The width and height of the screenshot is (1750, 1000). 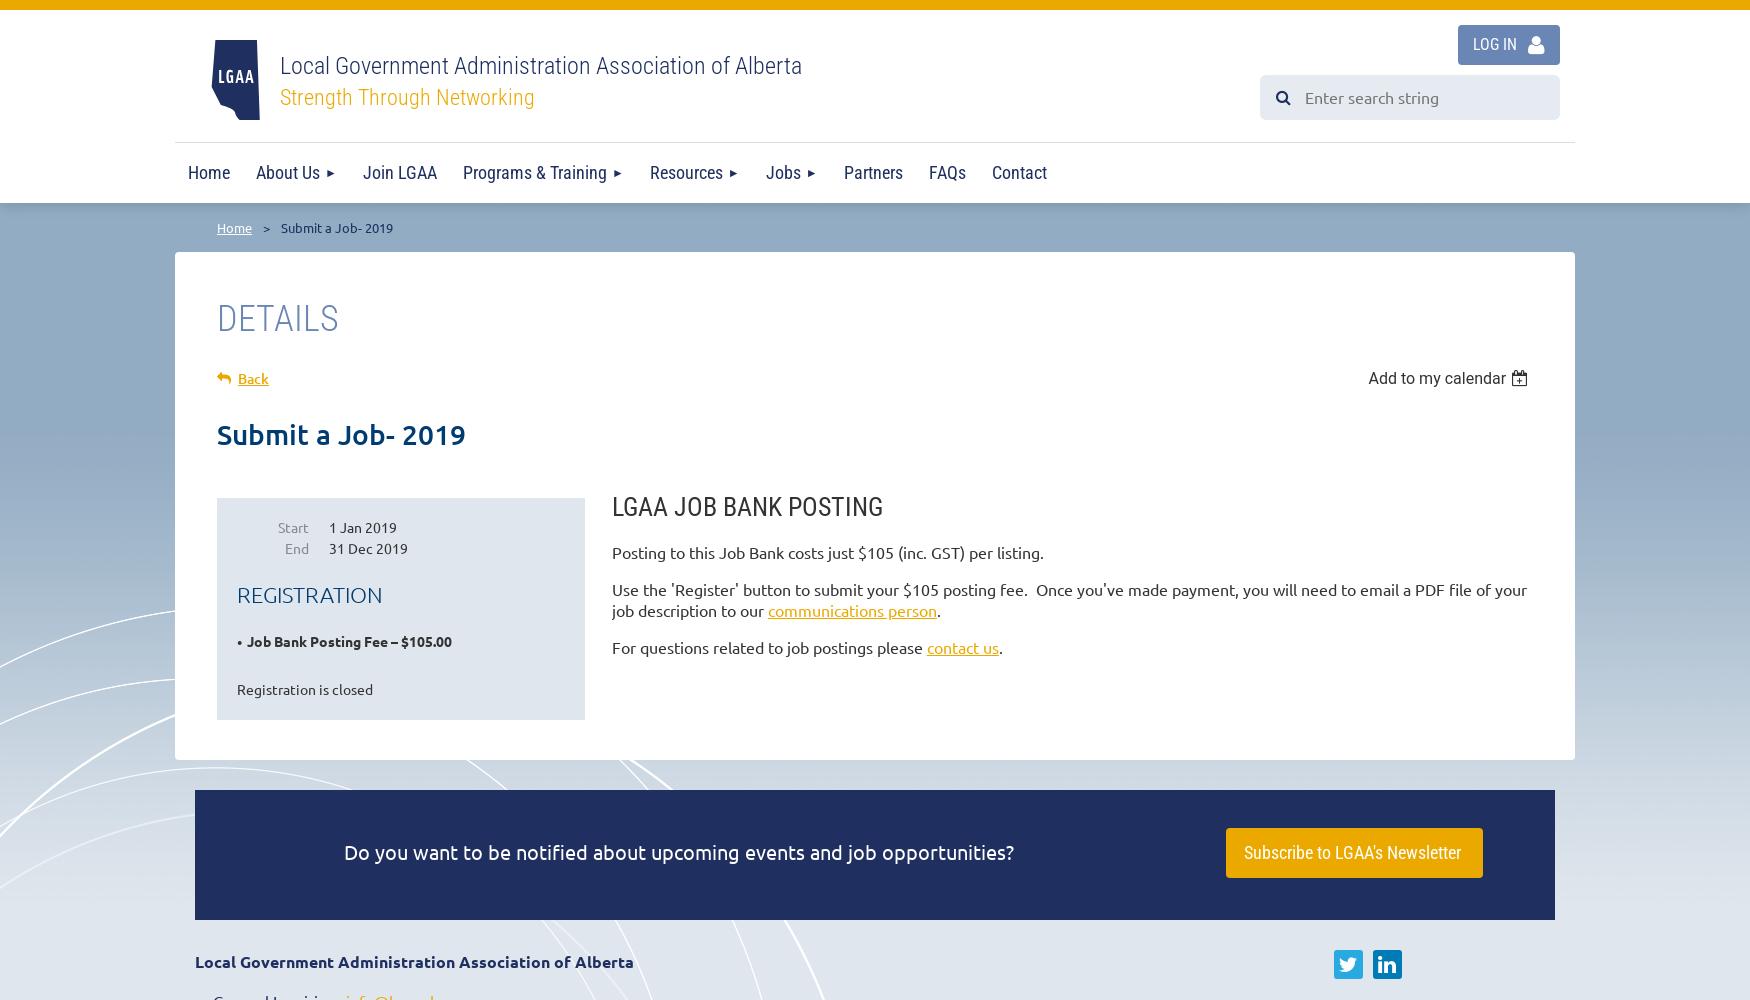 I want to click on 'Do you want to be notified about upcoming events and job opportunities?', so click(x=678, y=850).